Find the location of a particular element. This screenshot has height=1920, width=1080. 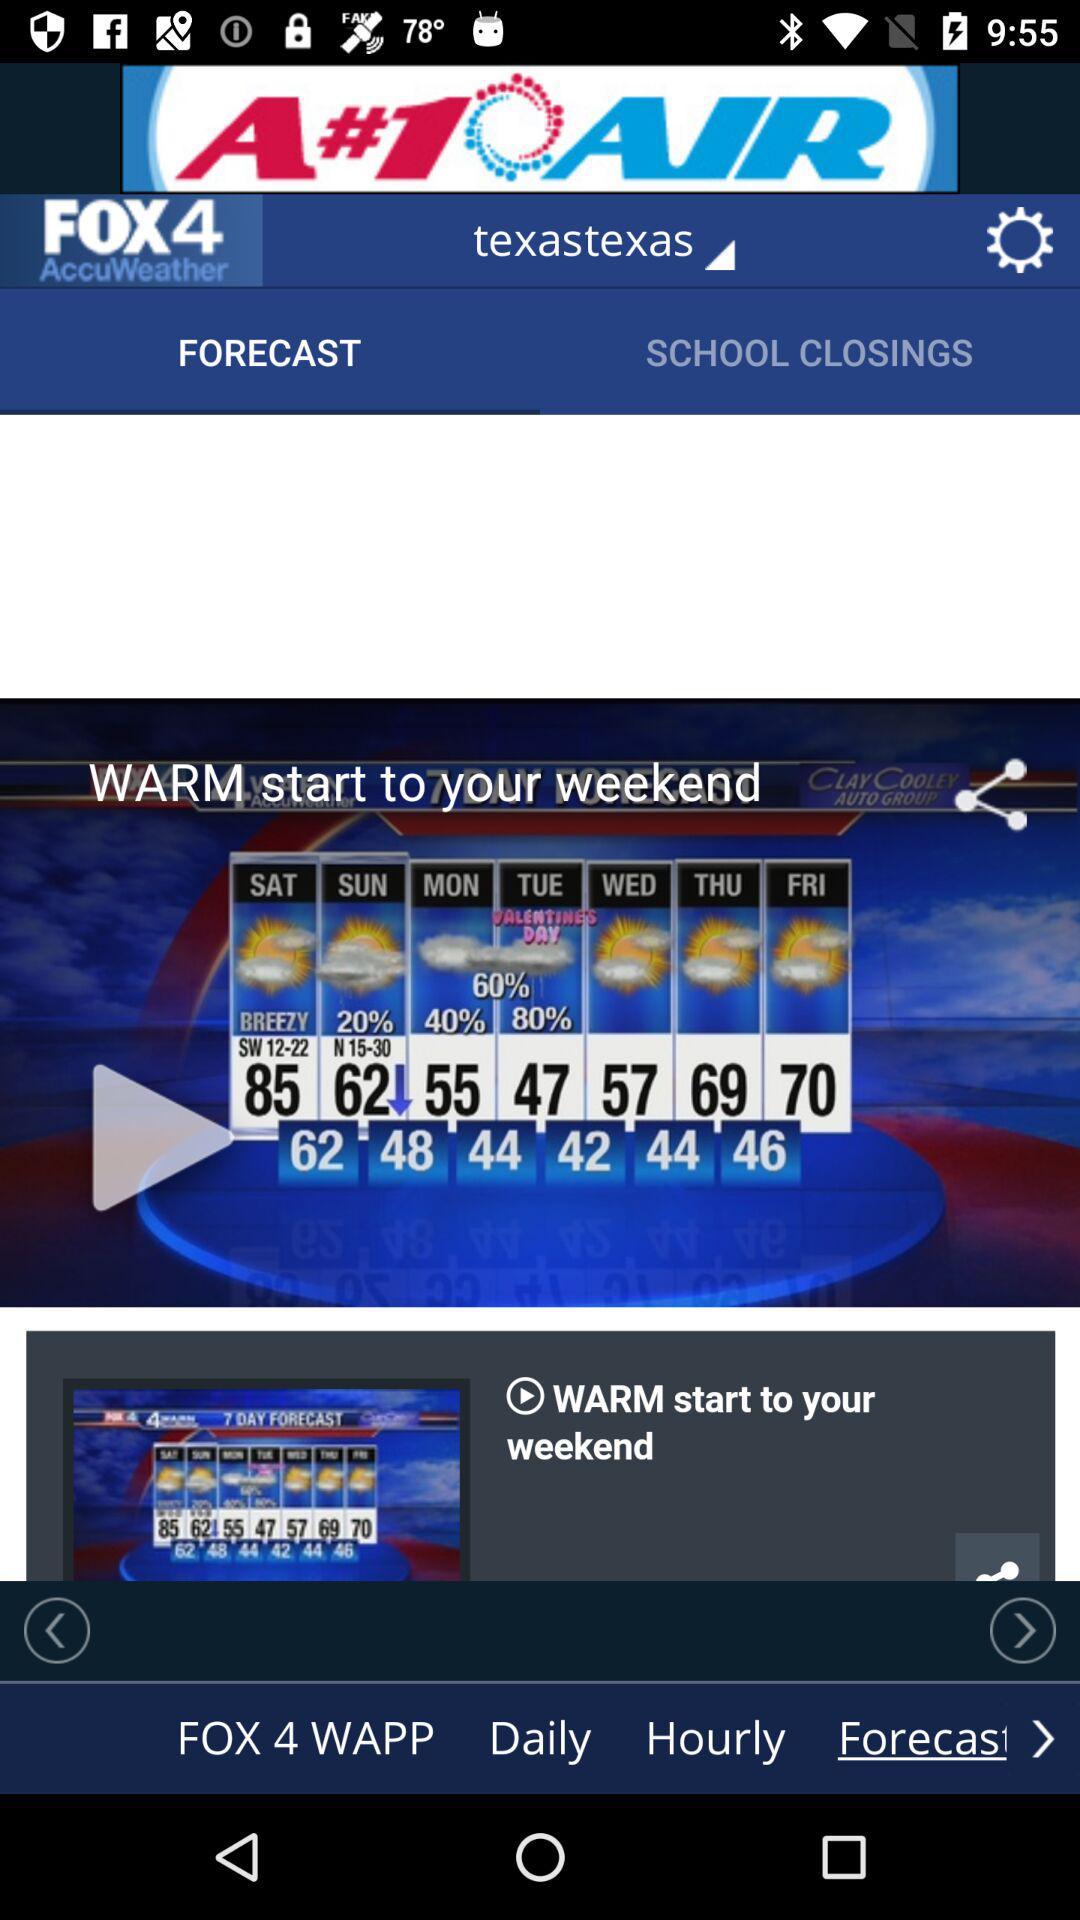

click on the menu in the left corner is located at coordinates (131, 240).